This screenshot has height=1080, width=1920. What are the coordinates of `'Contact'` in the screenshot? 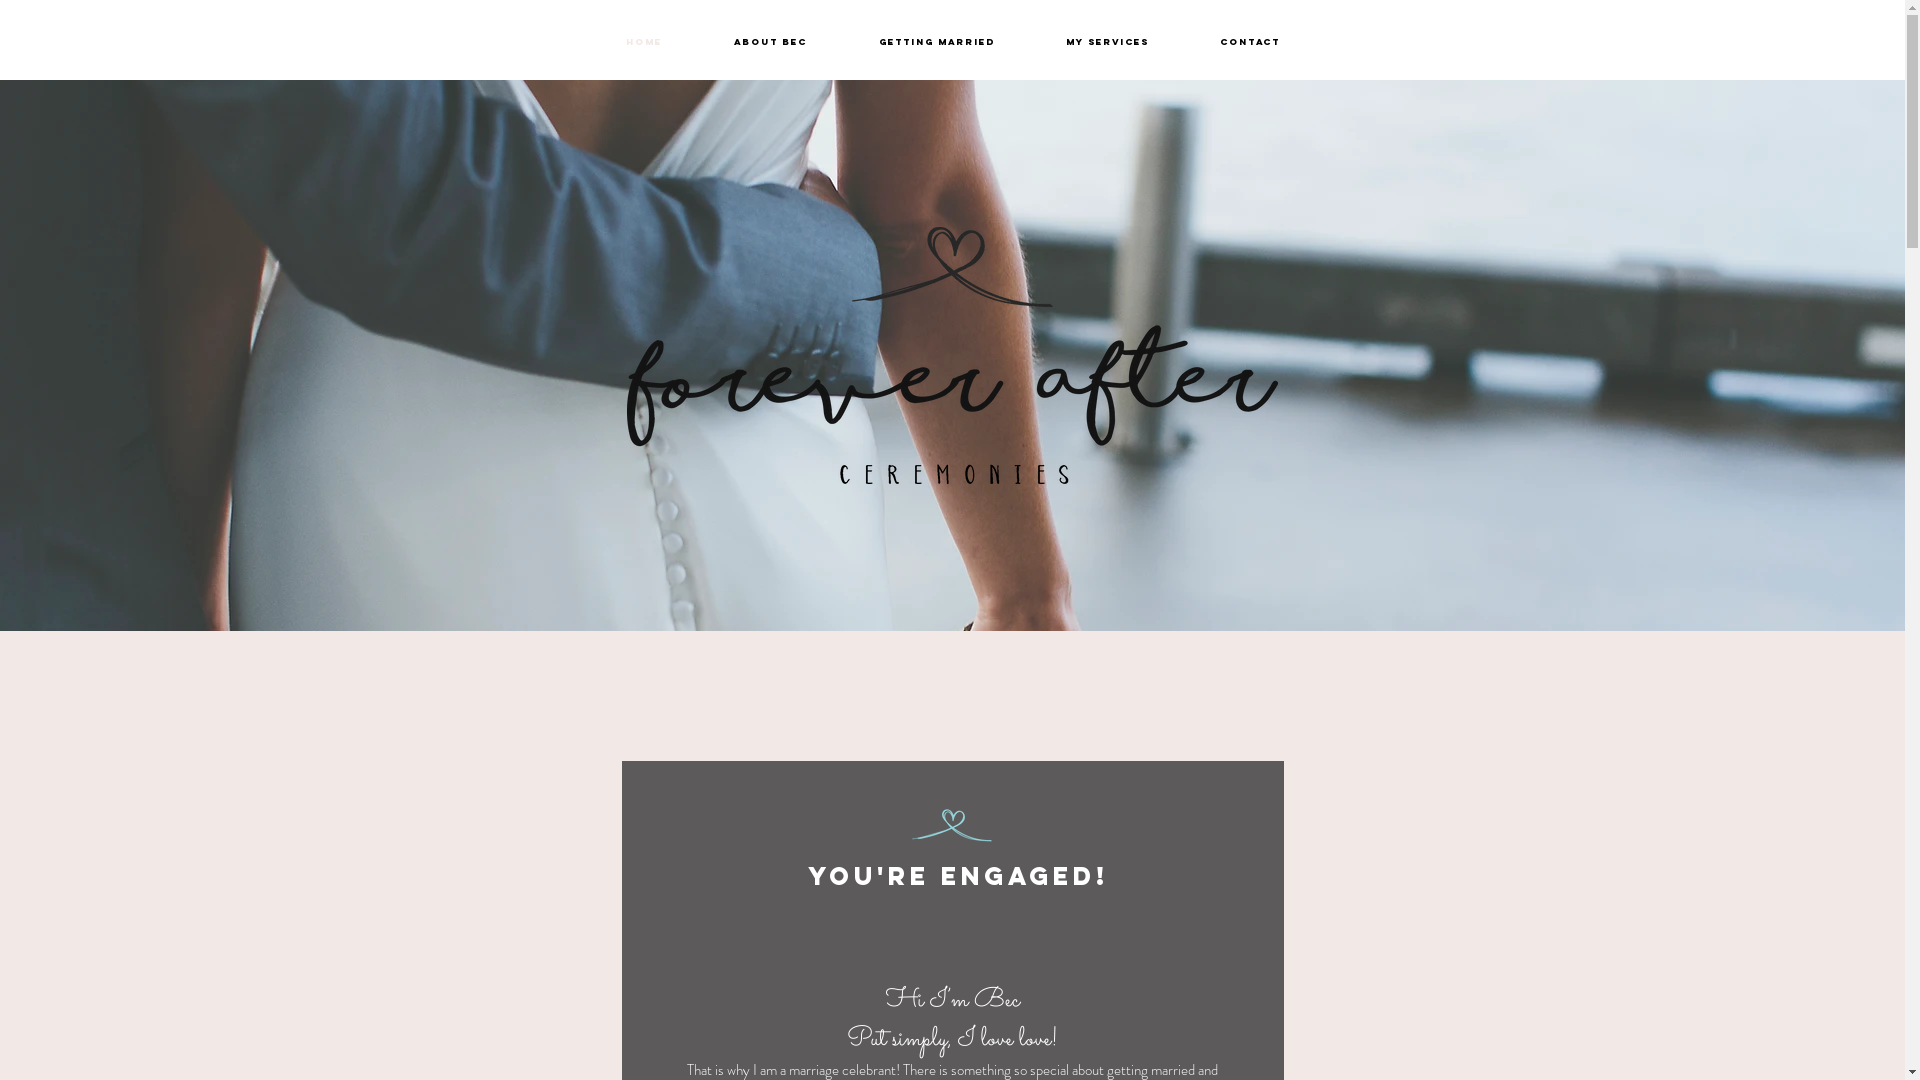 It's located at (1248, 42).